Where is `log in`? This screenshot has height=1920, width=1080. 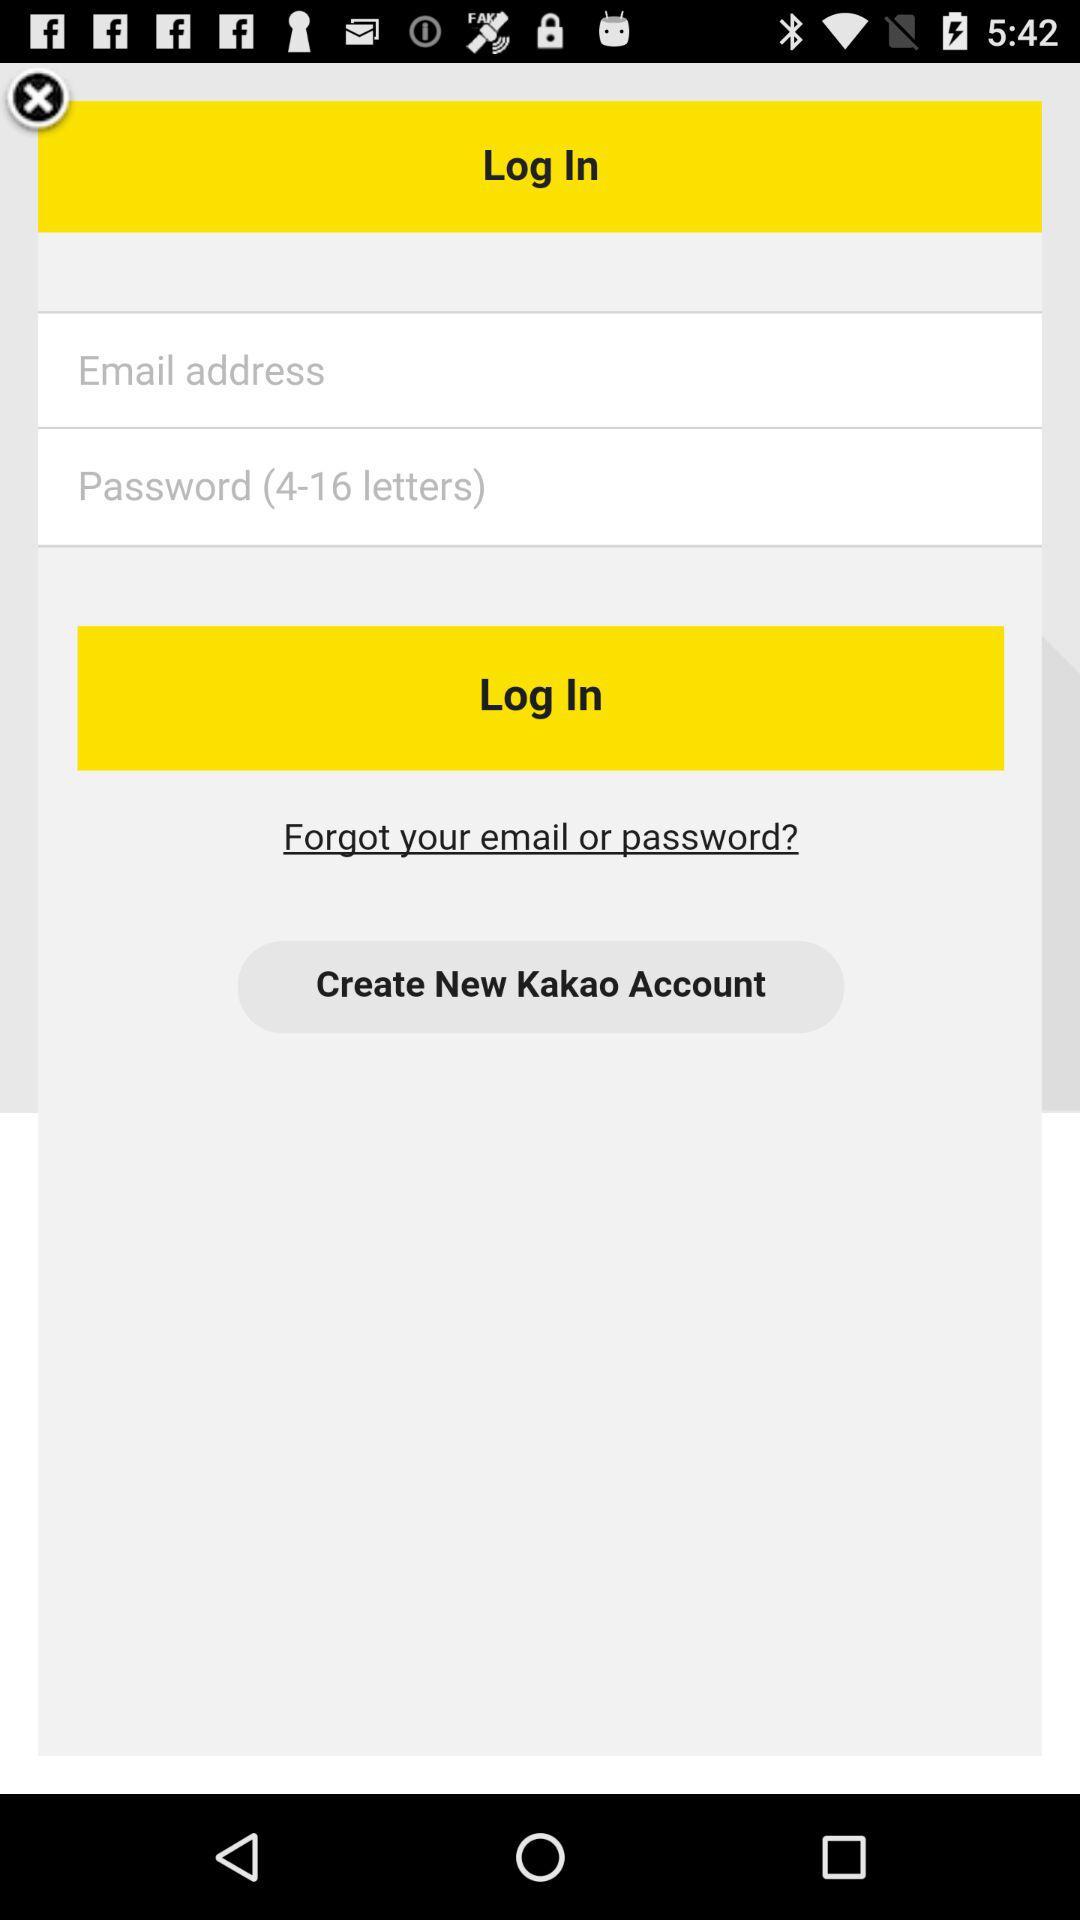
log in is located at coordinates (540, 927).